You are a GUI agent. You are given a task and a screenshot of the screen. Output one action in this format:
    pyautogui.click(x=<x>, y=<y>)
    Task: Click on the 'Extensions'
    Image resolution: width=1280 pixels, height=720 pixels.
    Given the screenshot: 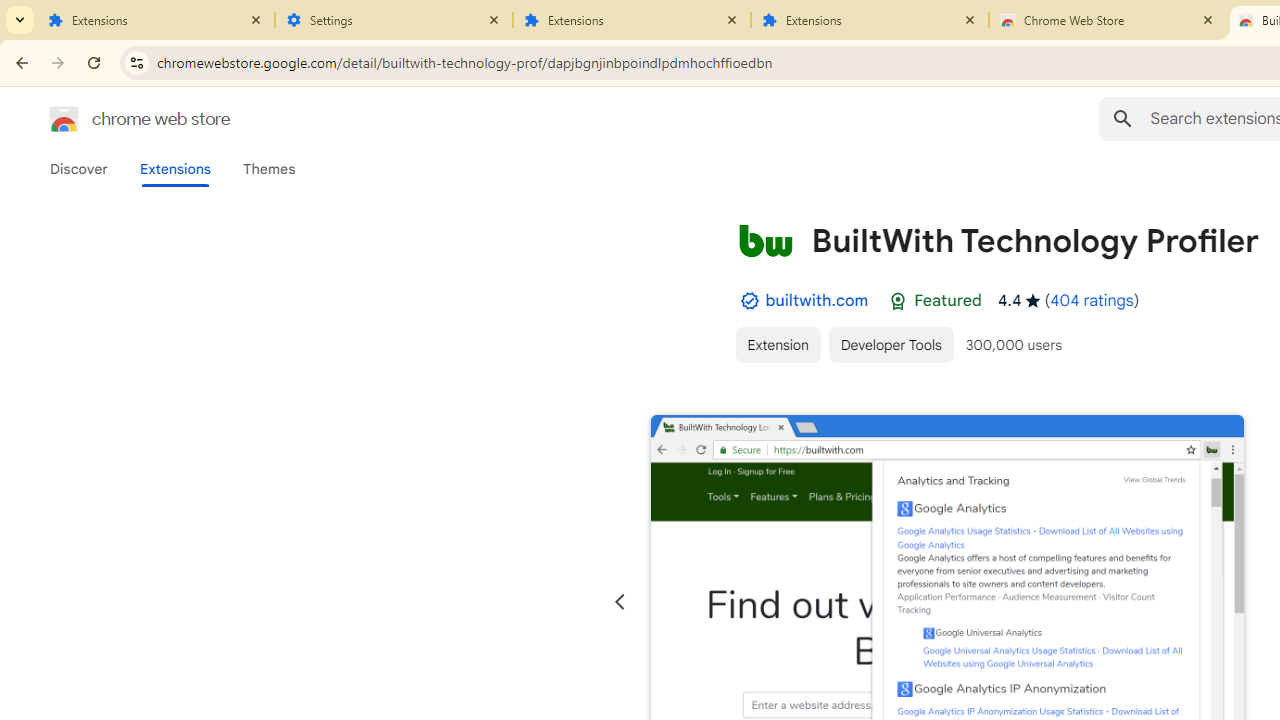 What is the action you would take?
    pyautogui.click(x=155, y=20)
    